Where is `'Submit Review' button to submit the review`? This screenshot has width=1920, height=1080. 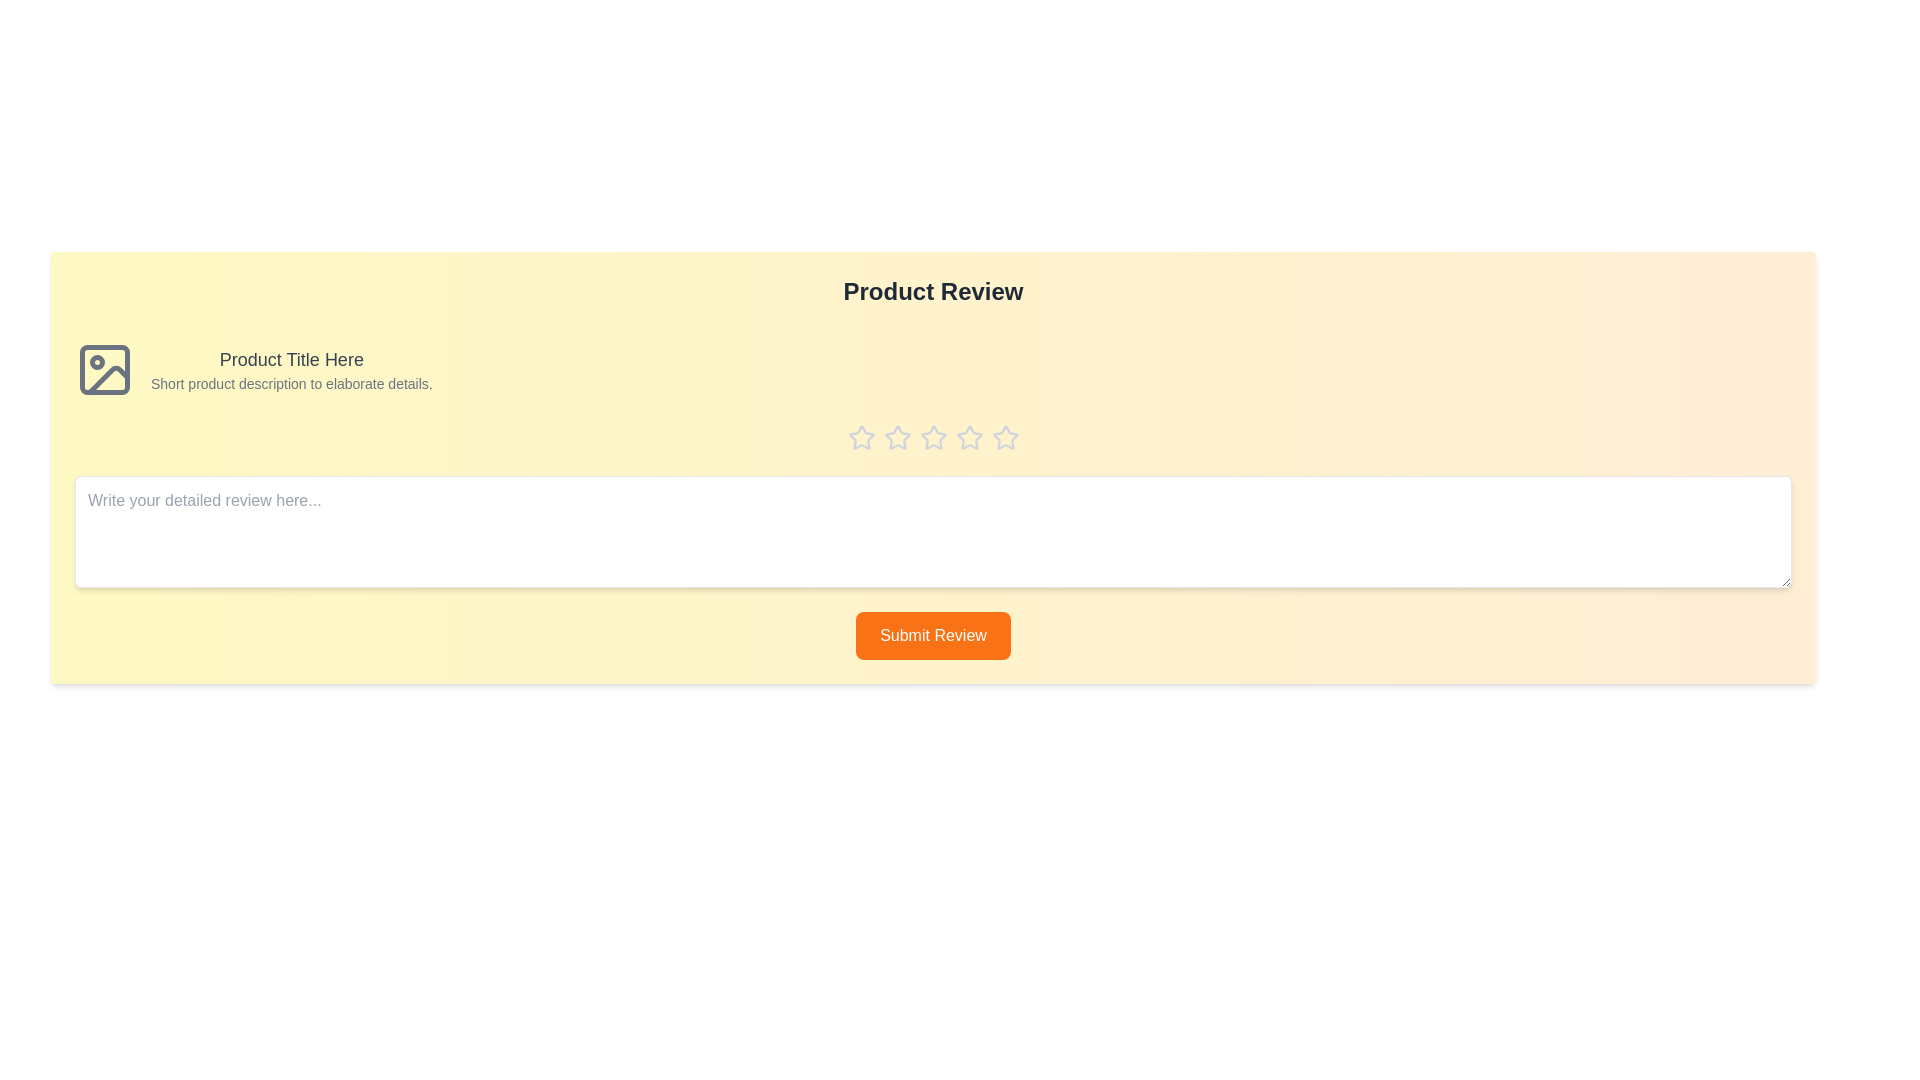 'Submit Review' button to submit the review is located at coordinates (932, 636).